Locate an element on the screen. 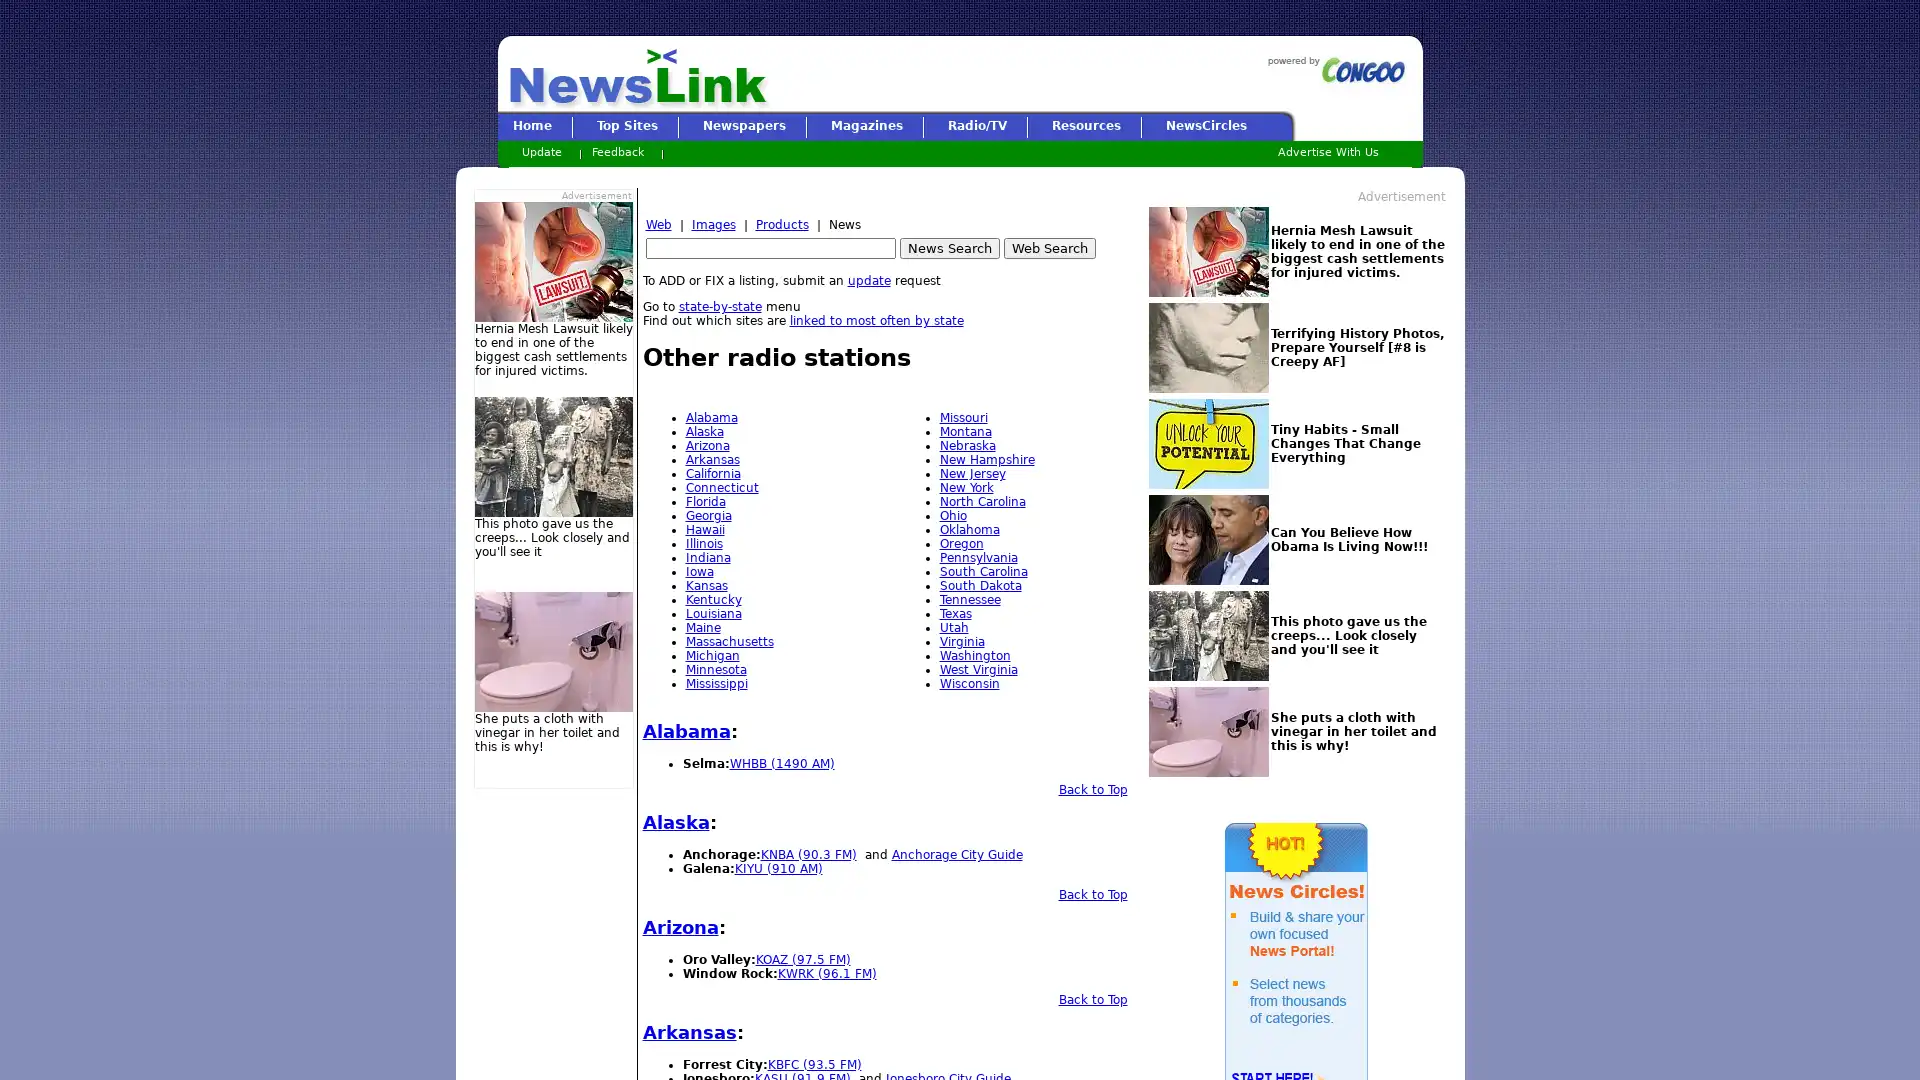  News Search is located at coordinates (948, 247).